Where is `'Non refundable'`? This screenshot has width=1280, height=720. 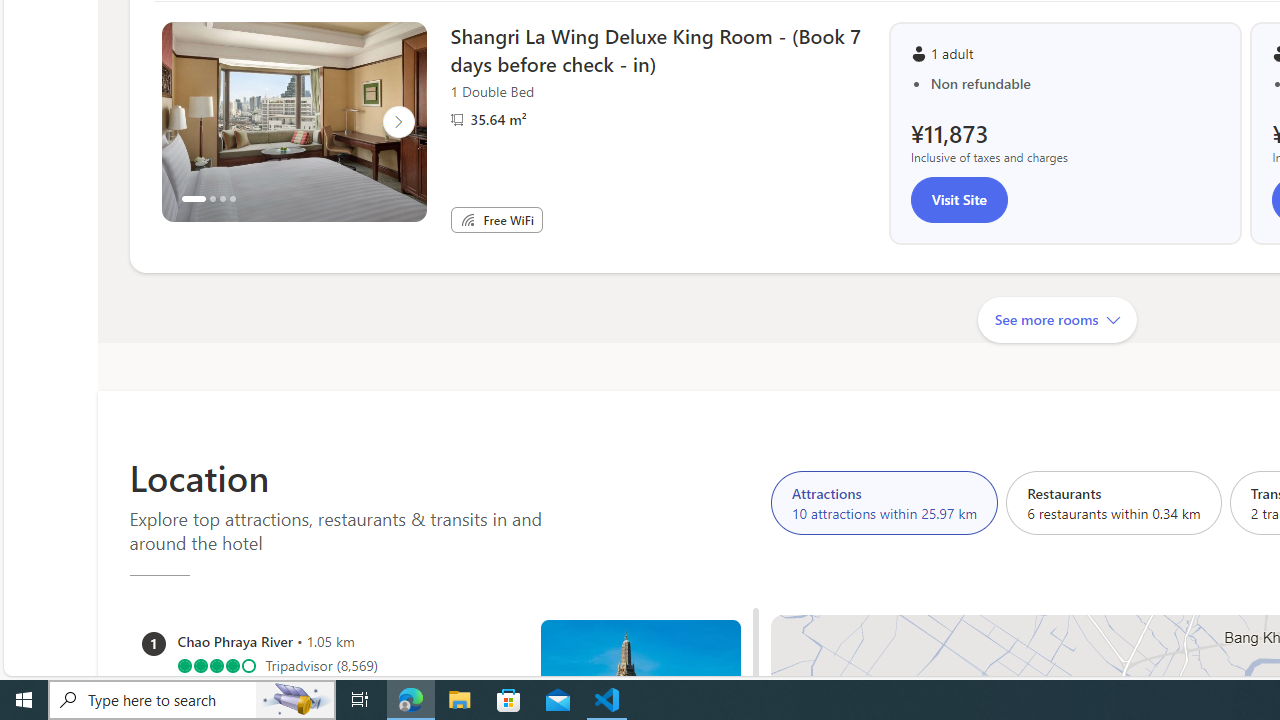
'Non refundable' is located at coordinates (1074, 82).